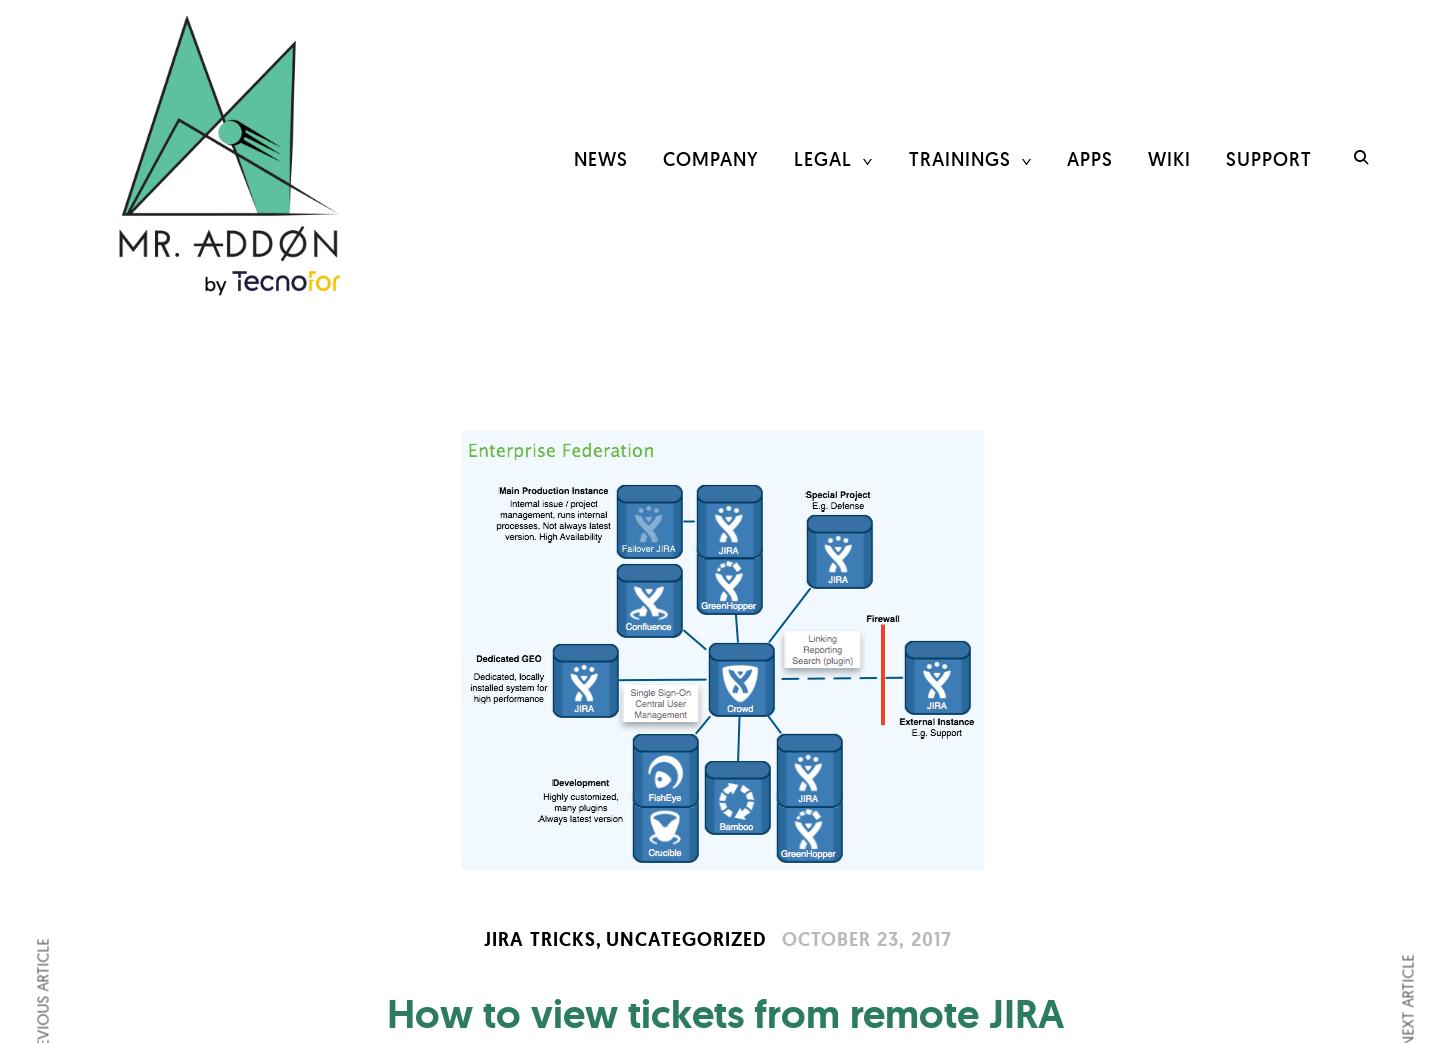 The image size is (1450, 1043). What do you see at coordinates (865, 937) in the screenshot?
I see `'October 23, 2017'` at bounding box center [865, 937].